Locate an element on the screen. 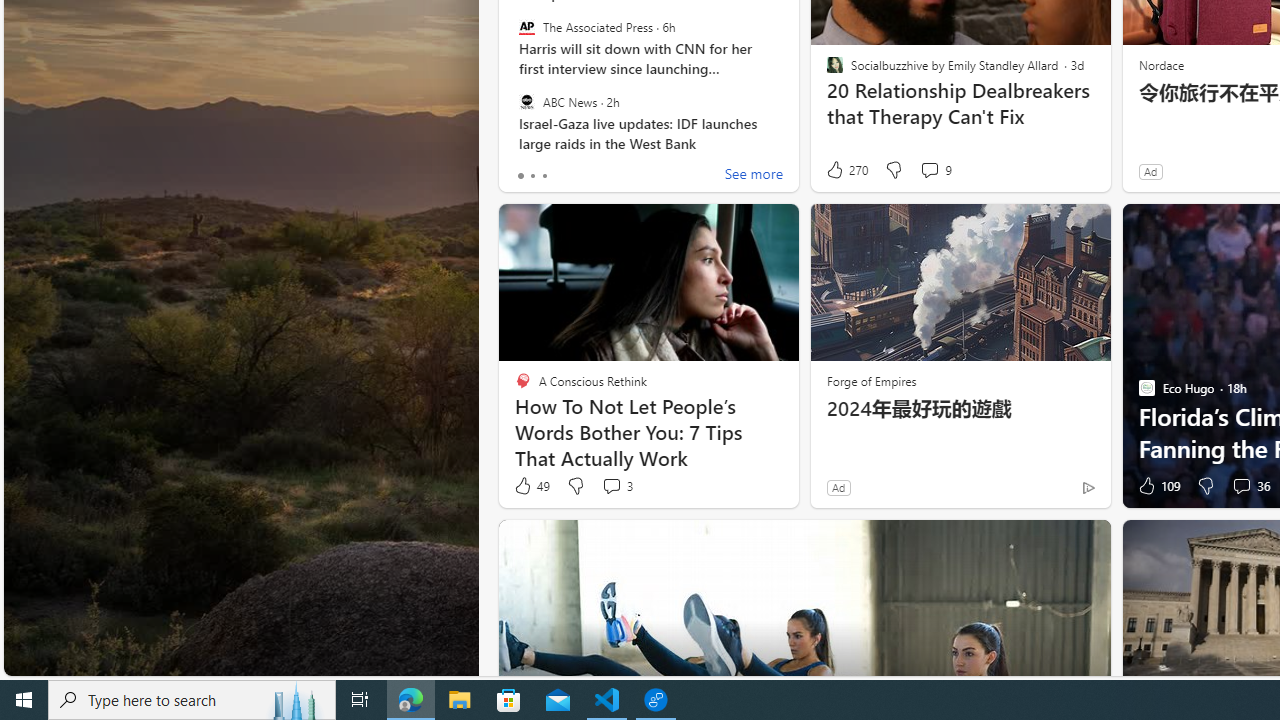  '270 Like' is located at coordinates (846, 169).